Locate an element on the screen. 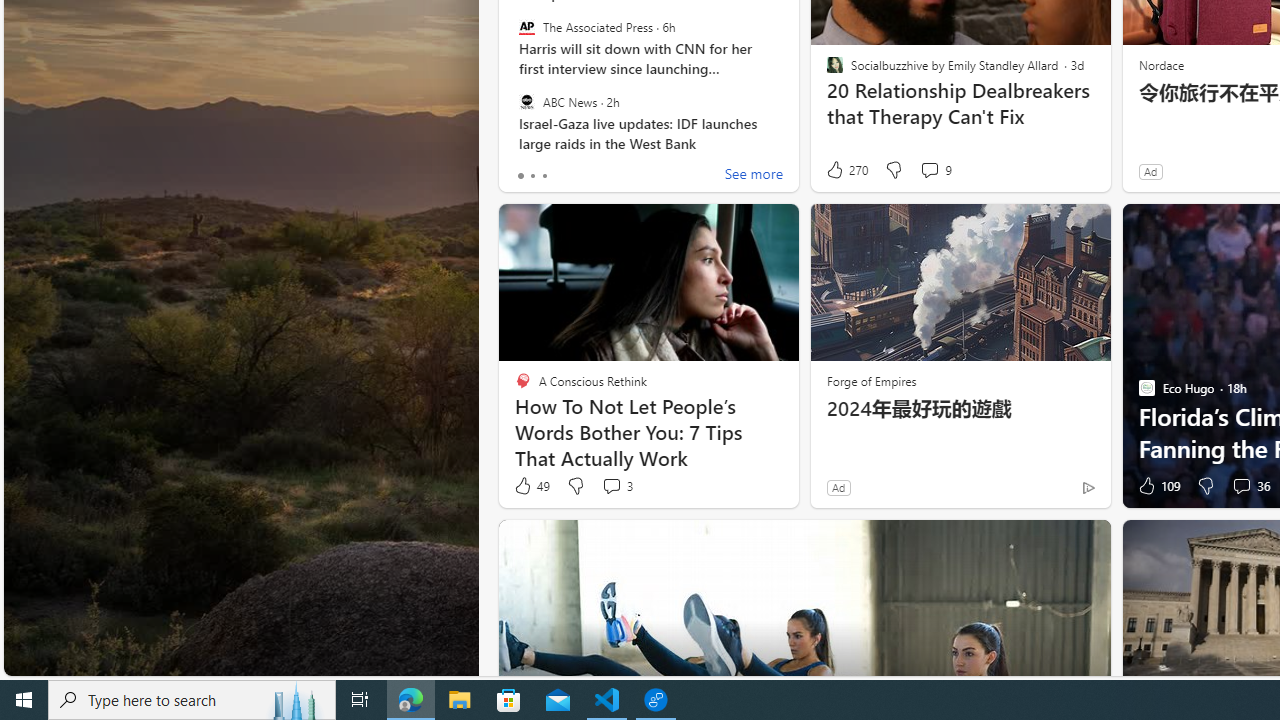  '270 Like' is located at coordinates (846, 169).